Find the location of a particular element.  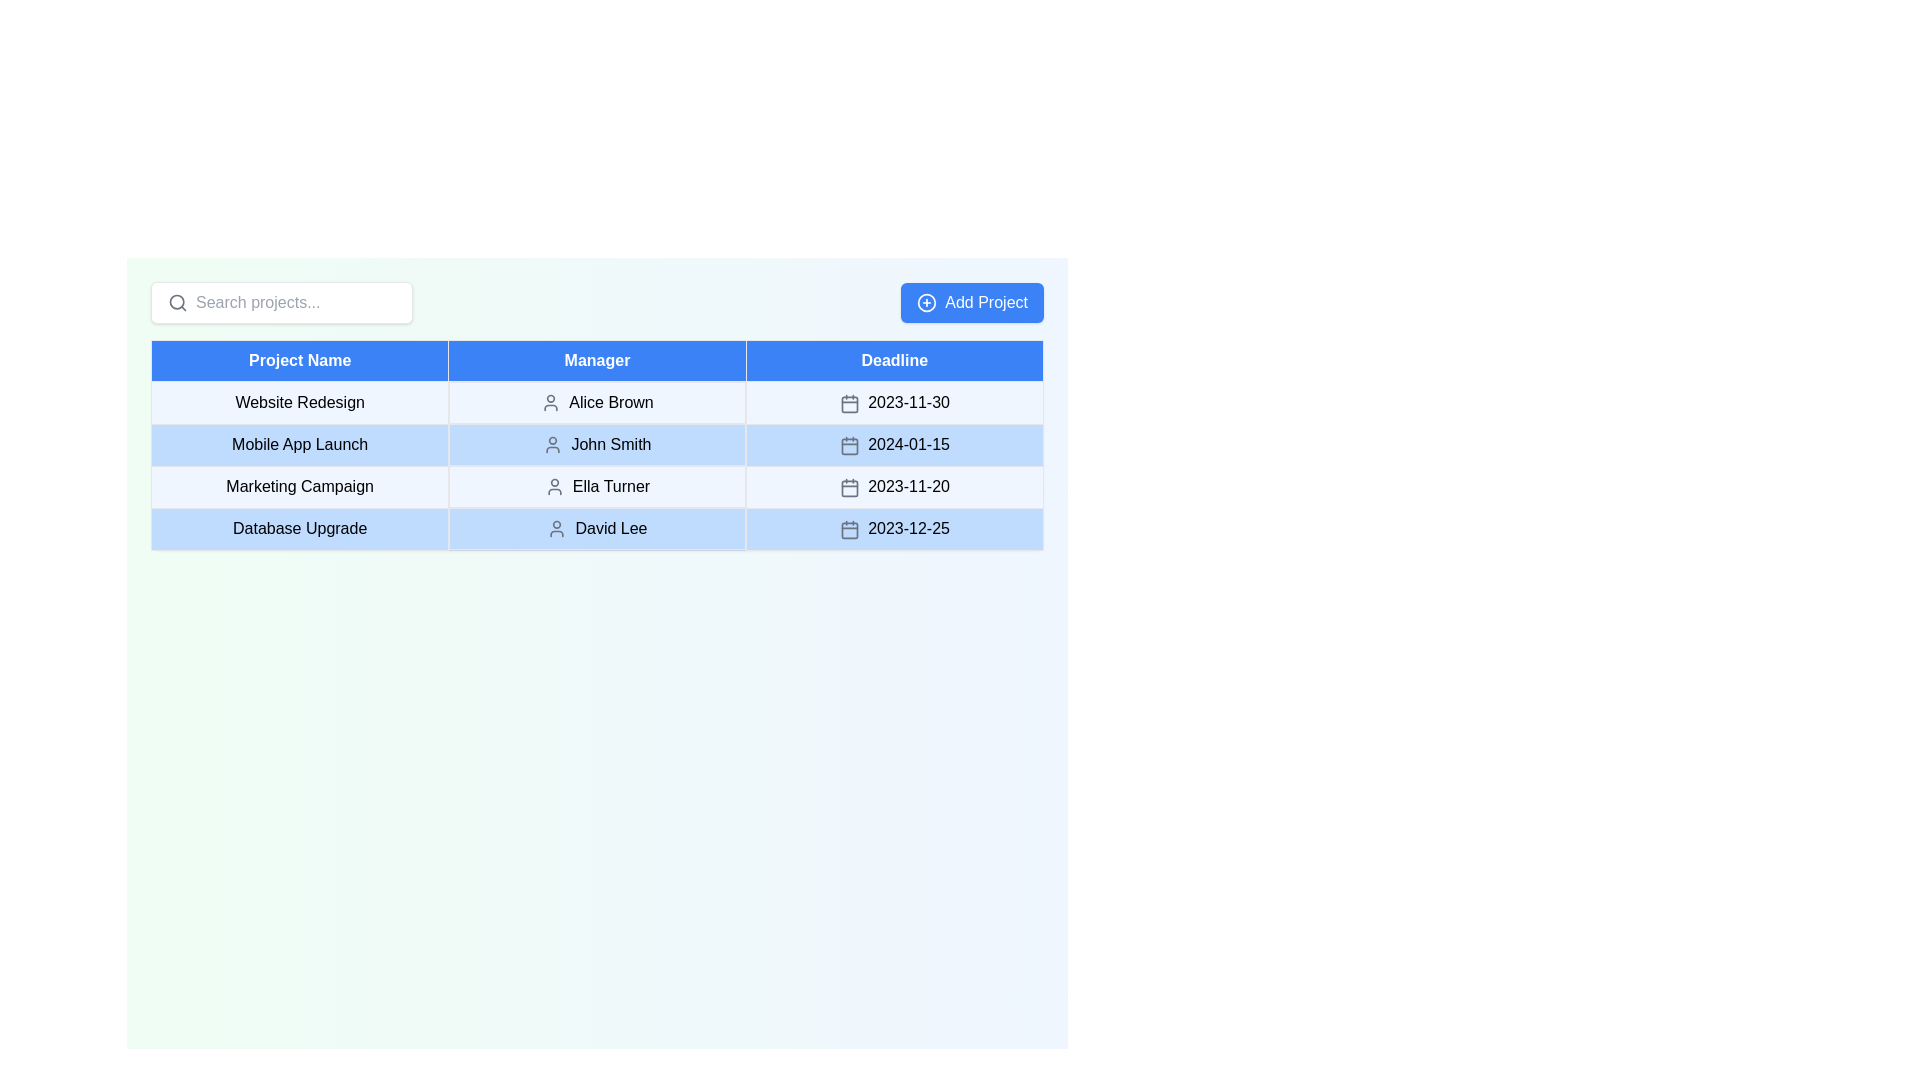

the fourth table row containing project details for 'Database Upgrade,' managed by 'David Lee,' with a deadline of '2023-12-25' is located at coordinates (596, 528).